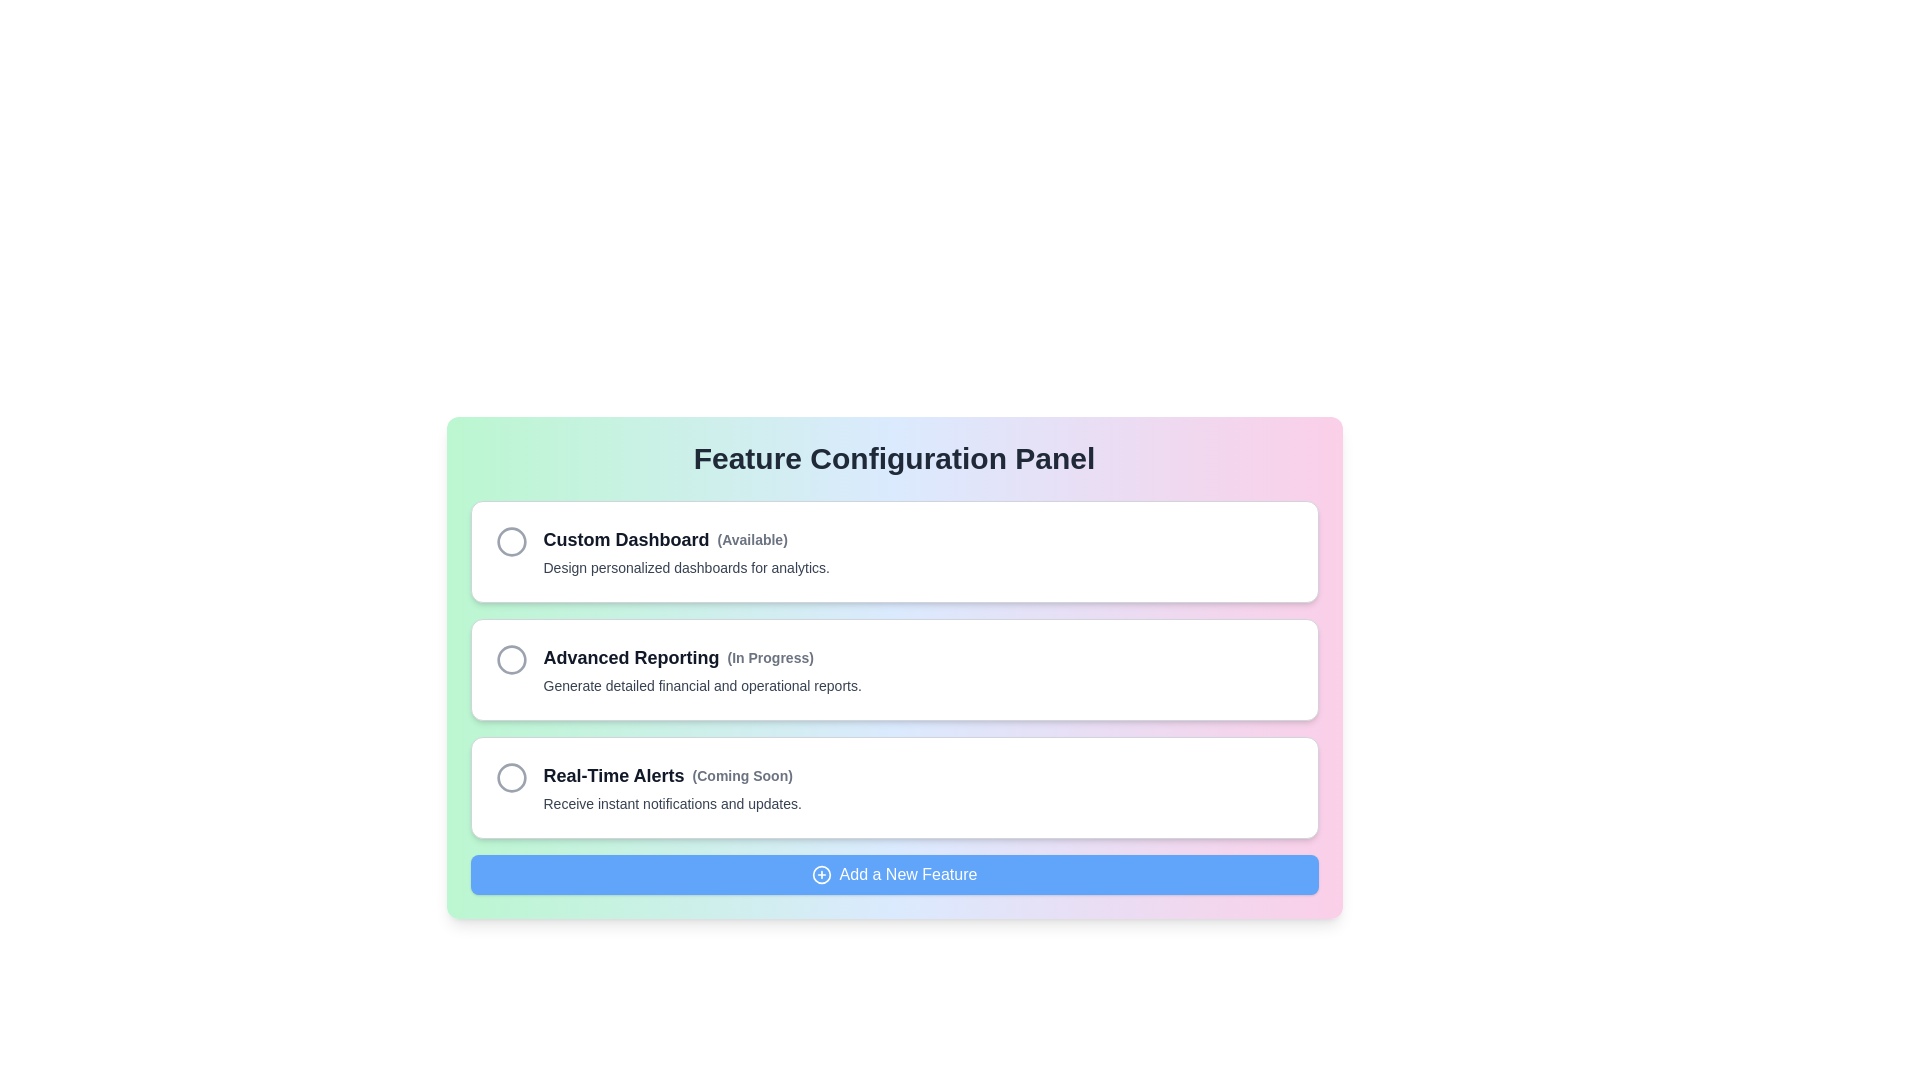 Image resolution: width=1920 pixels, height=1080 pixels. I want to click on the 'Real-Time Alerts (Coming Soon)' text label in the third feature option of the configuration panel to understand its status, so click(672, 774).